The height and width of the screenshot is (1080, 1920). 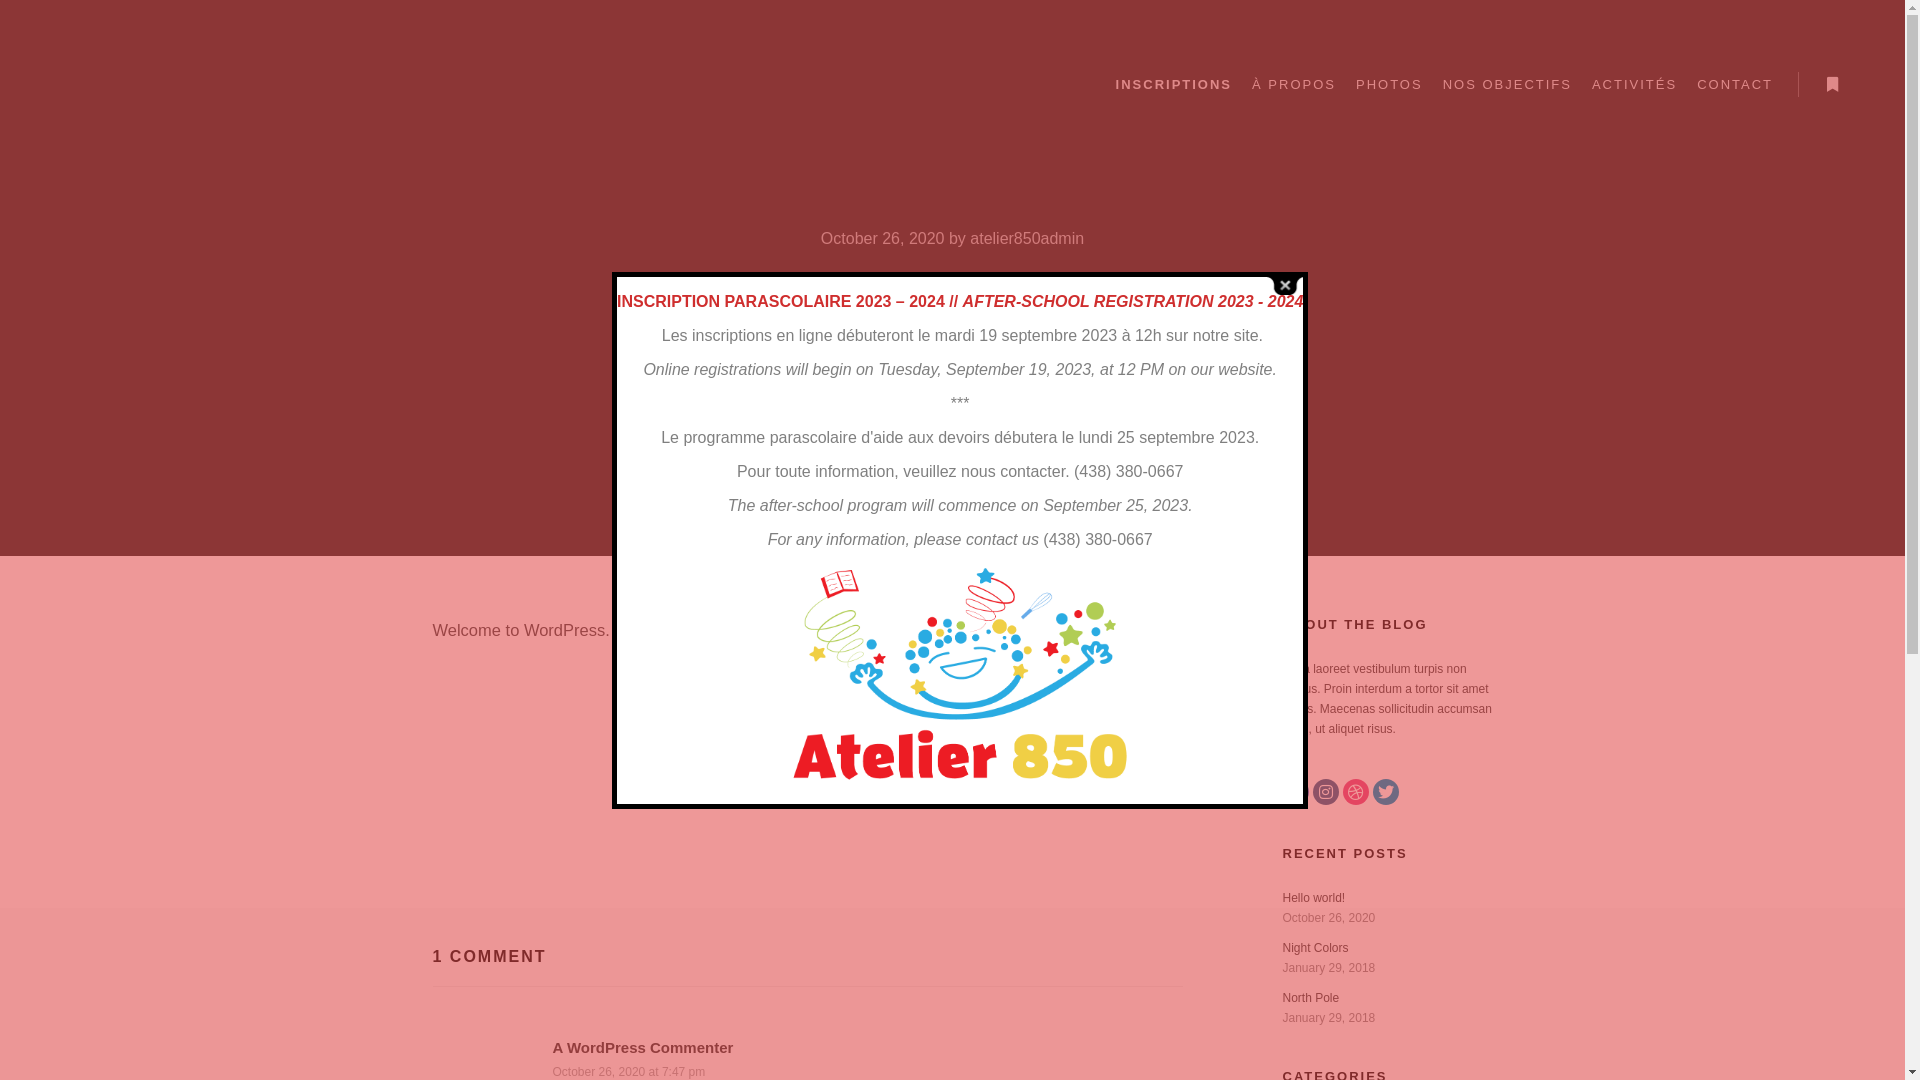 I want to click on 'October 26, 2020 at 7:47 pm', so click(x=627, y=1071).